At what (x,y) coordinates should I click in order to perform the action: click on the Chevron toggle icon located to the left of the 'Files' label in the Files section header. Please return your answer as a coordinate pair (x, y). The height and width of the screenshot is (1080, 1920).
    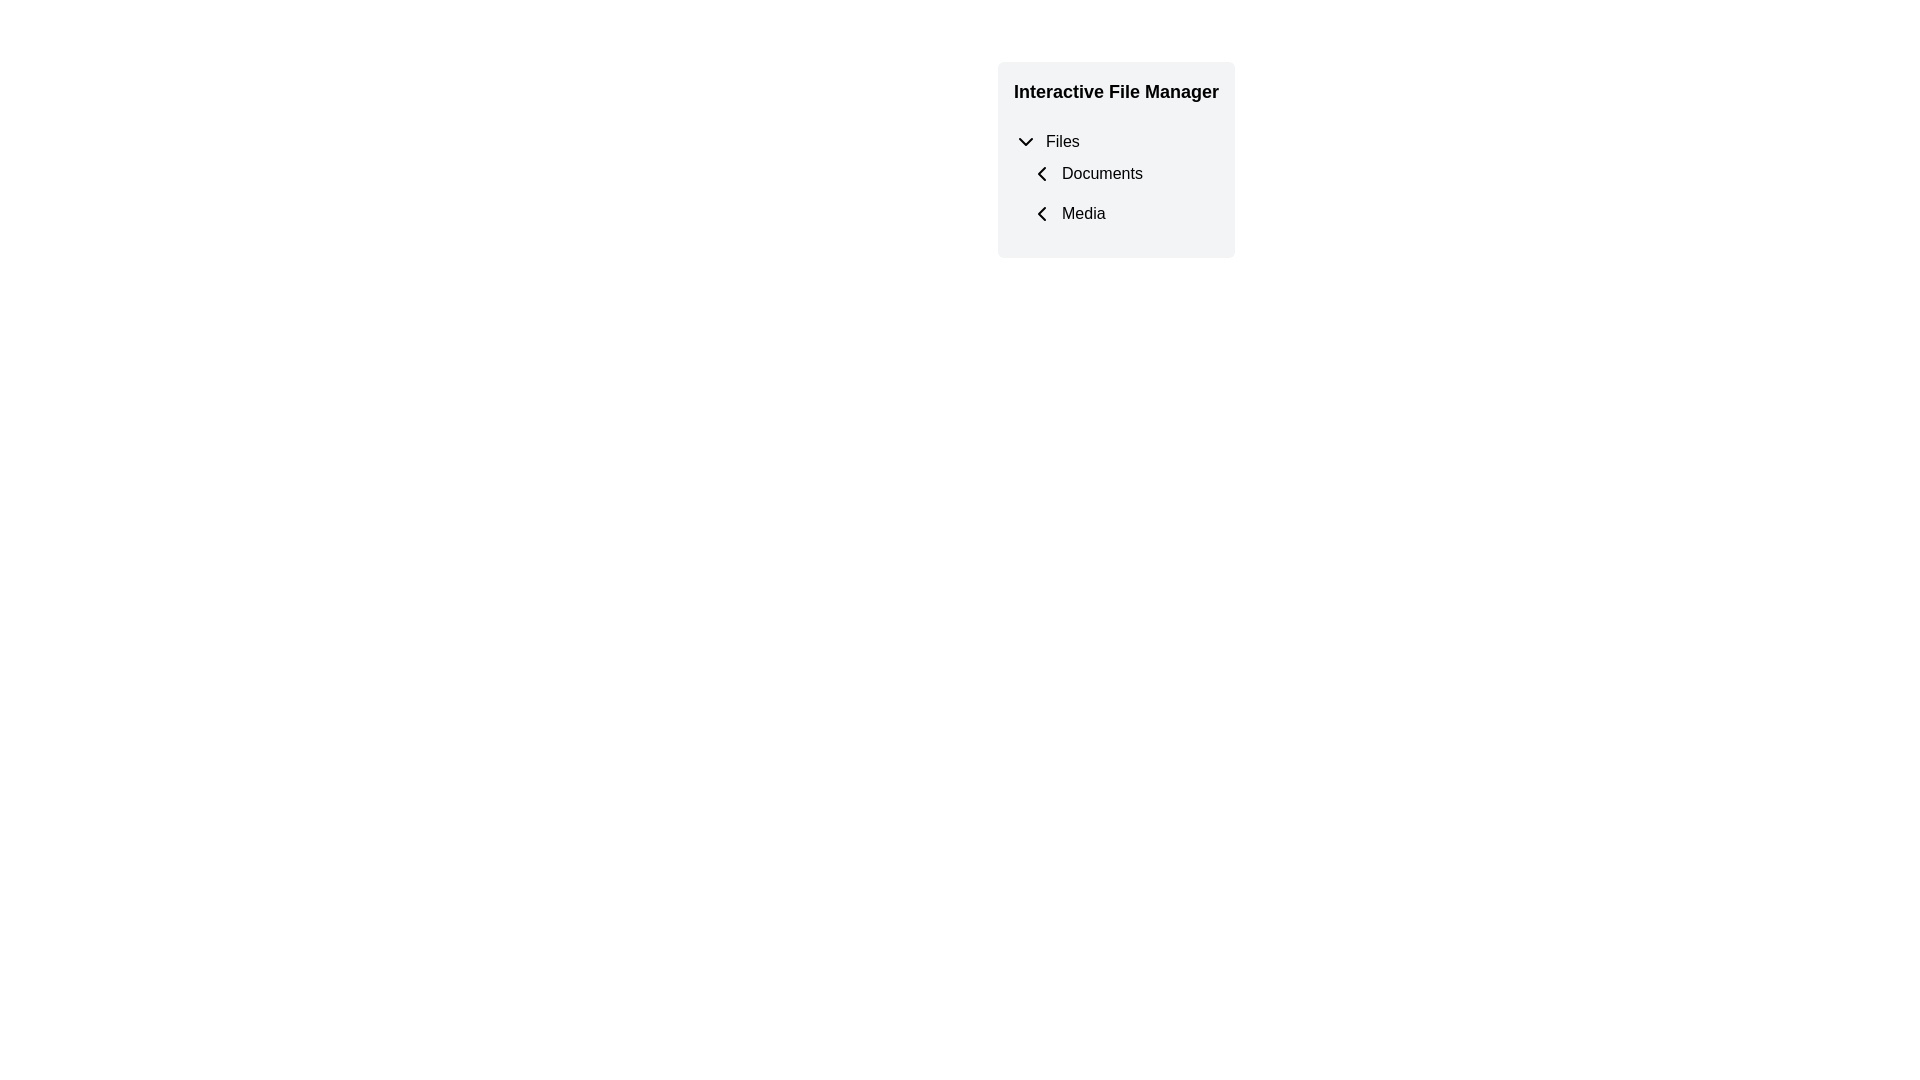
    Looking at the image, I should click on (1026, 141).